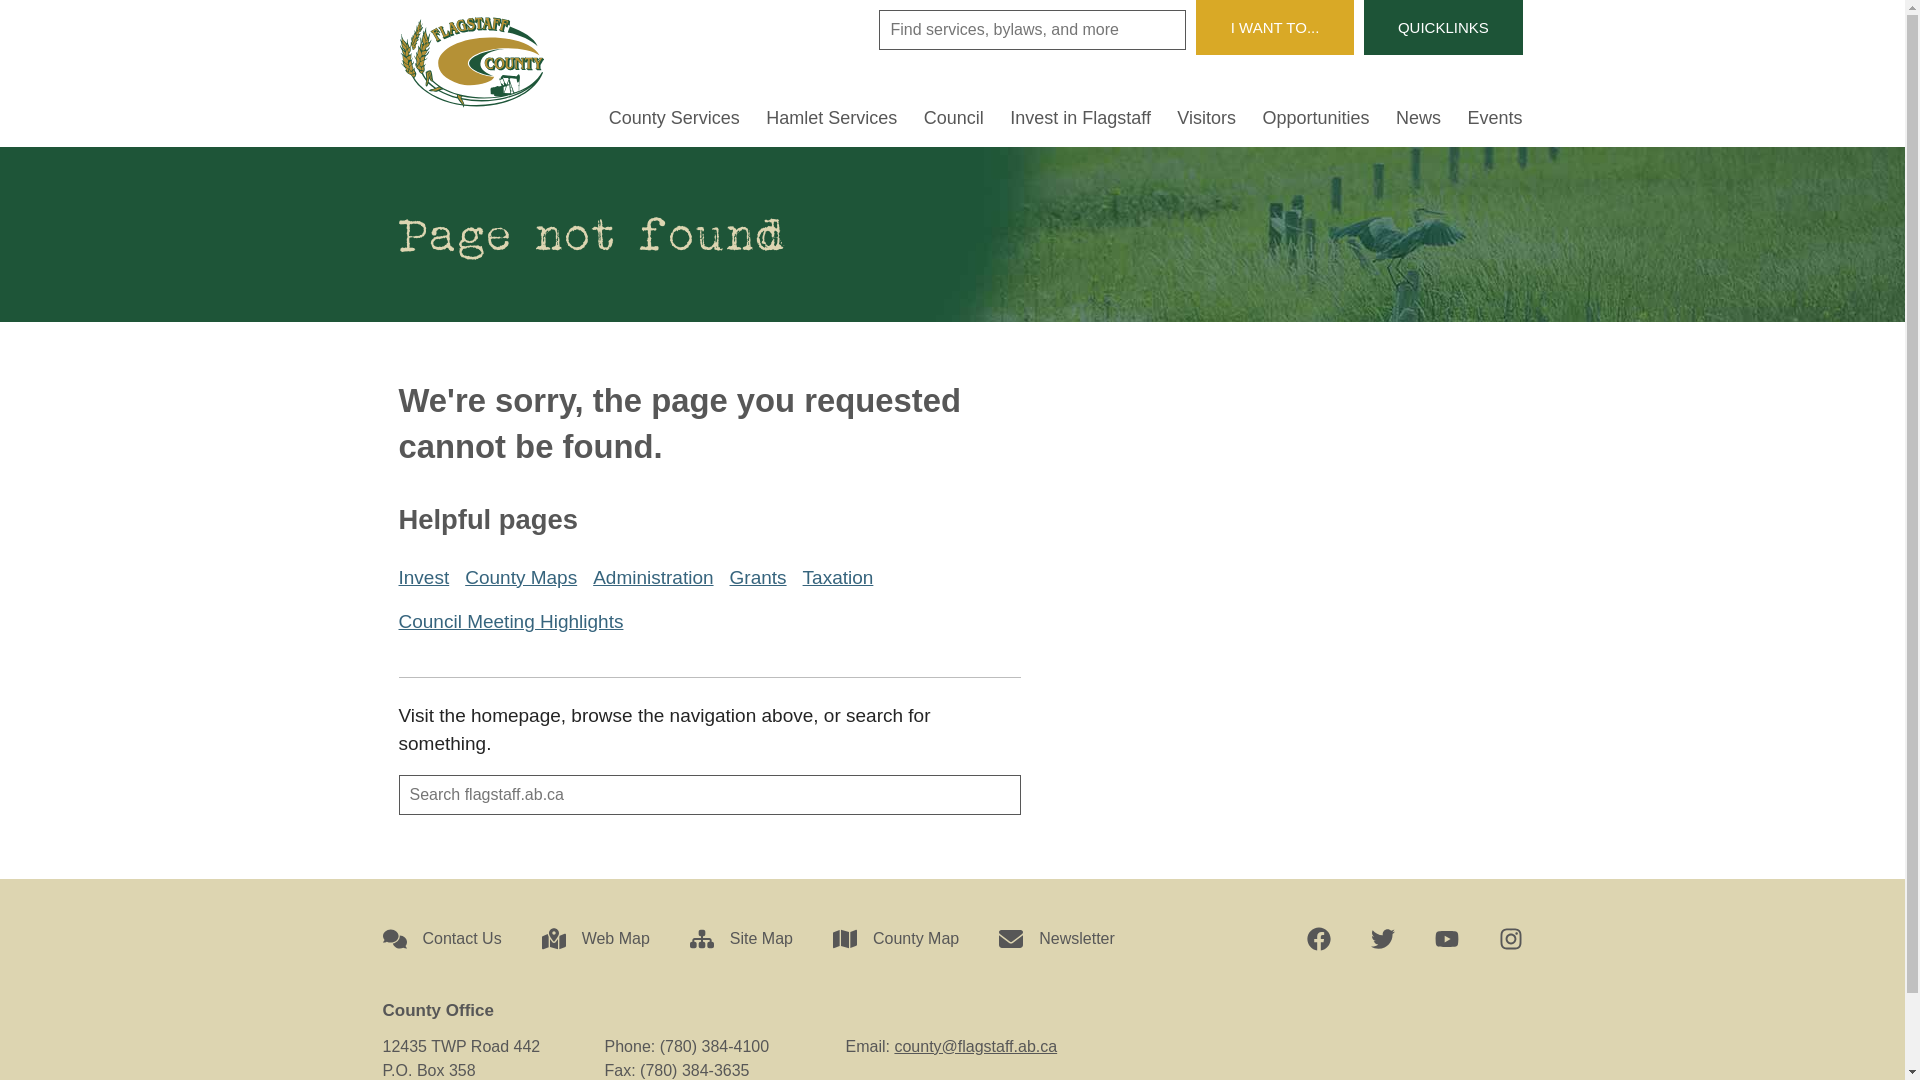  Describe the element at coordinates (1417, 122) in the screenshot. I see `'News'` at that location.